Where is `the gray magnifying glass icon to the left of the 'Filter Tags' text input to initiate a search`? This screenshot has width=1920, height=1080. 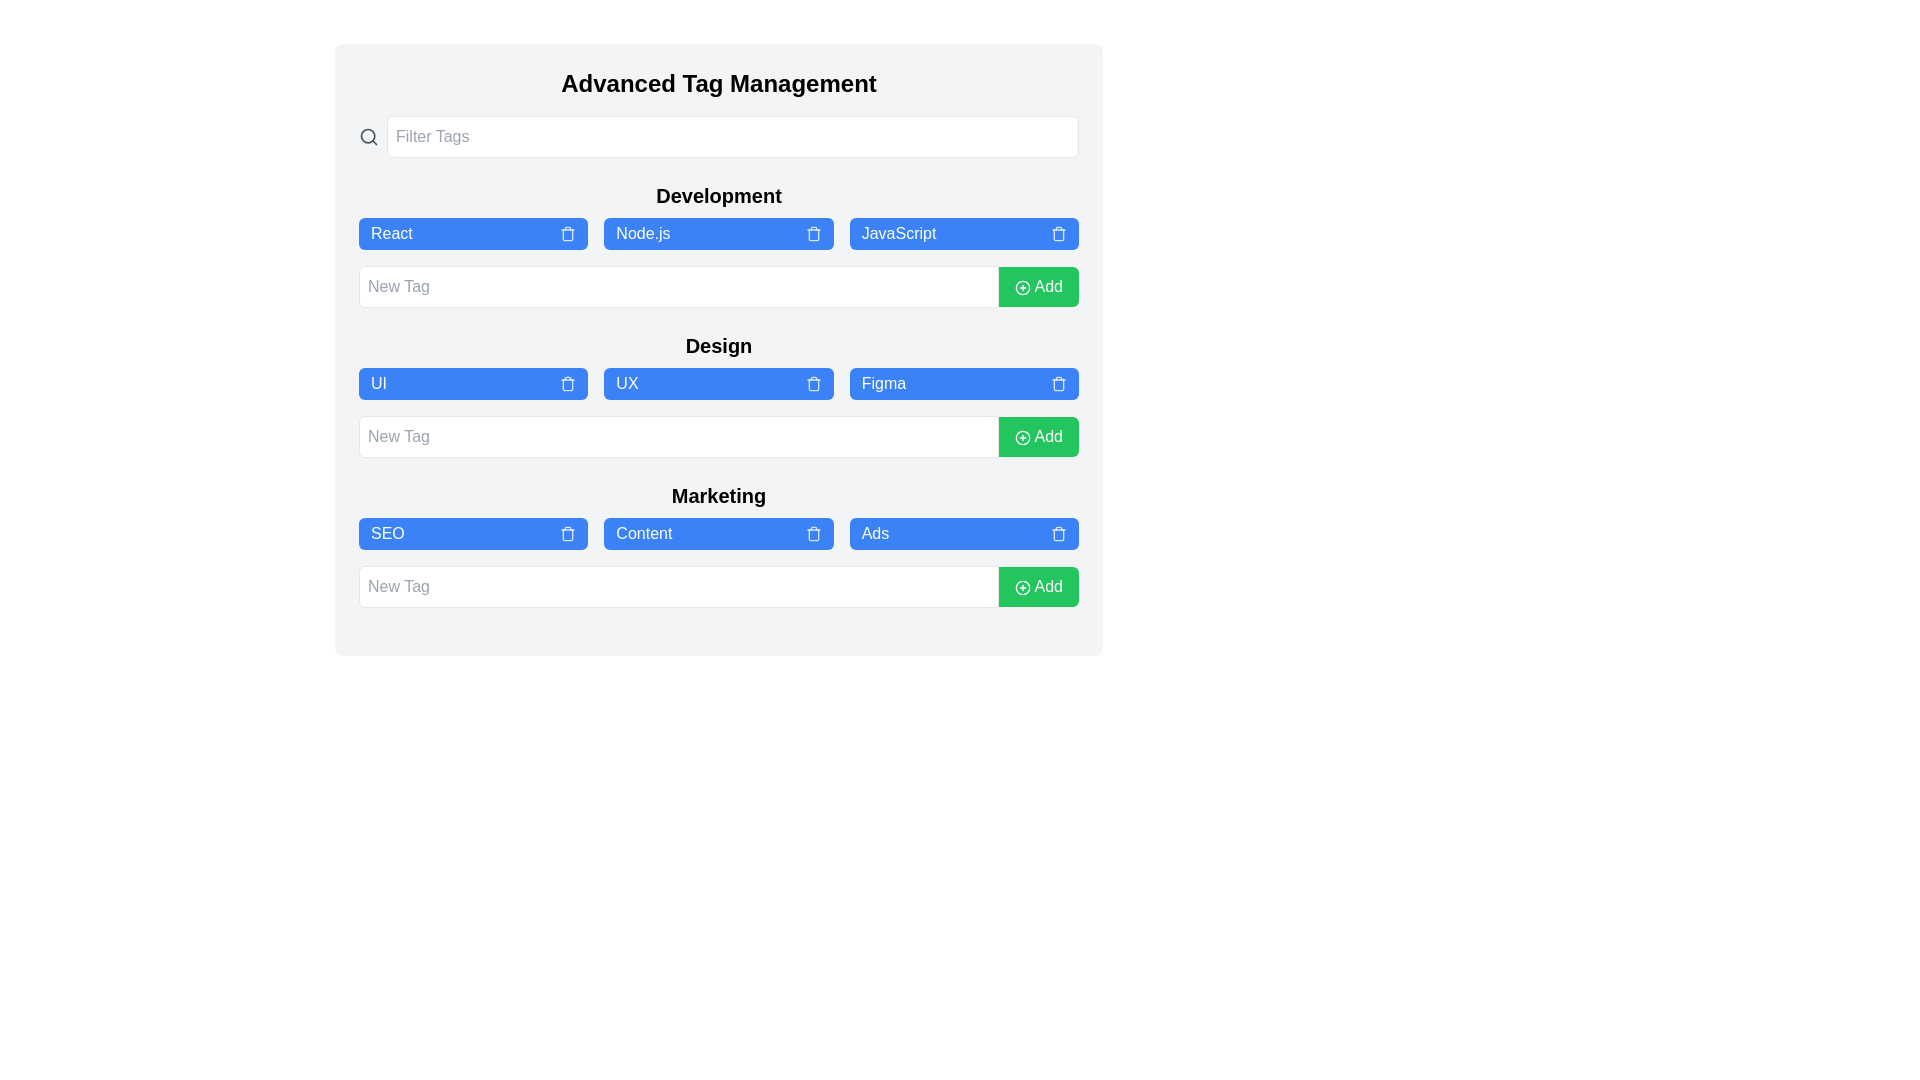
the gray magnifying glass icon to the left of the 'Filter Tags' text input to initiate a search is located at coordinates (369, 136).